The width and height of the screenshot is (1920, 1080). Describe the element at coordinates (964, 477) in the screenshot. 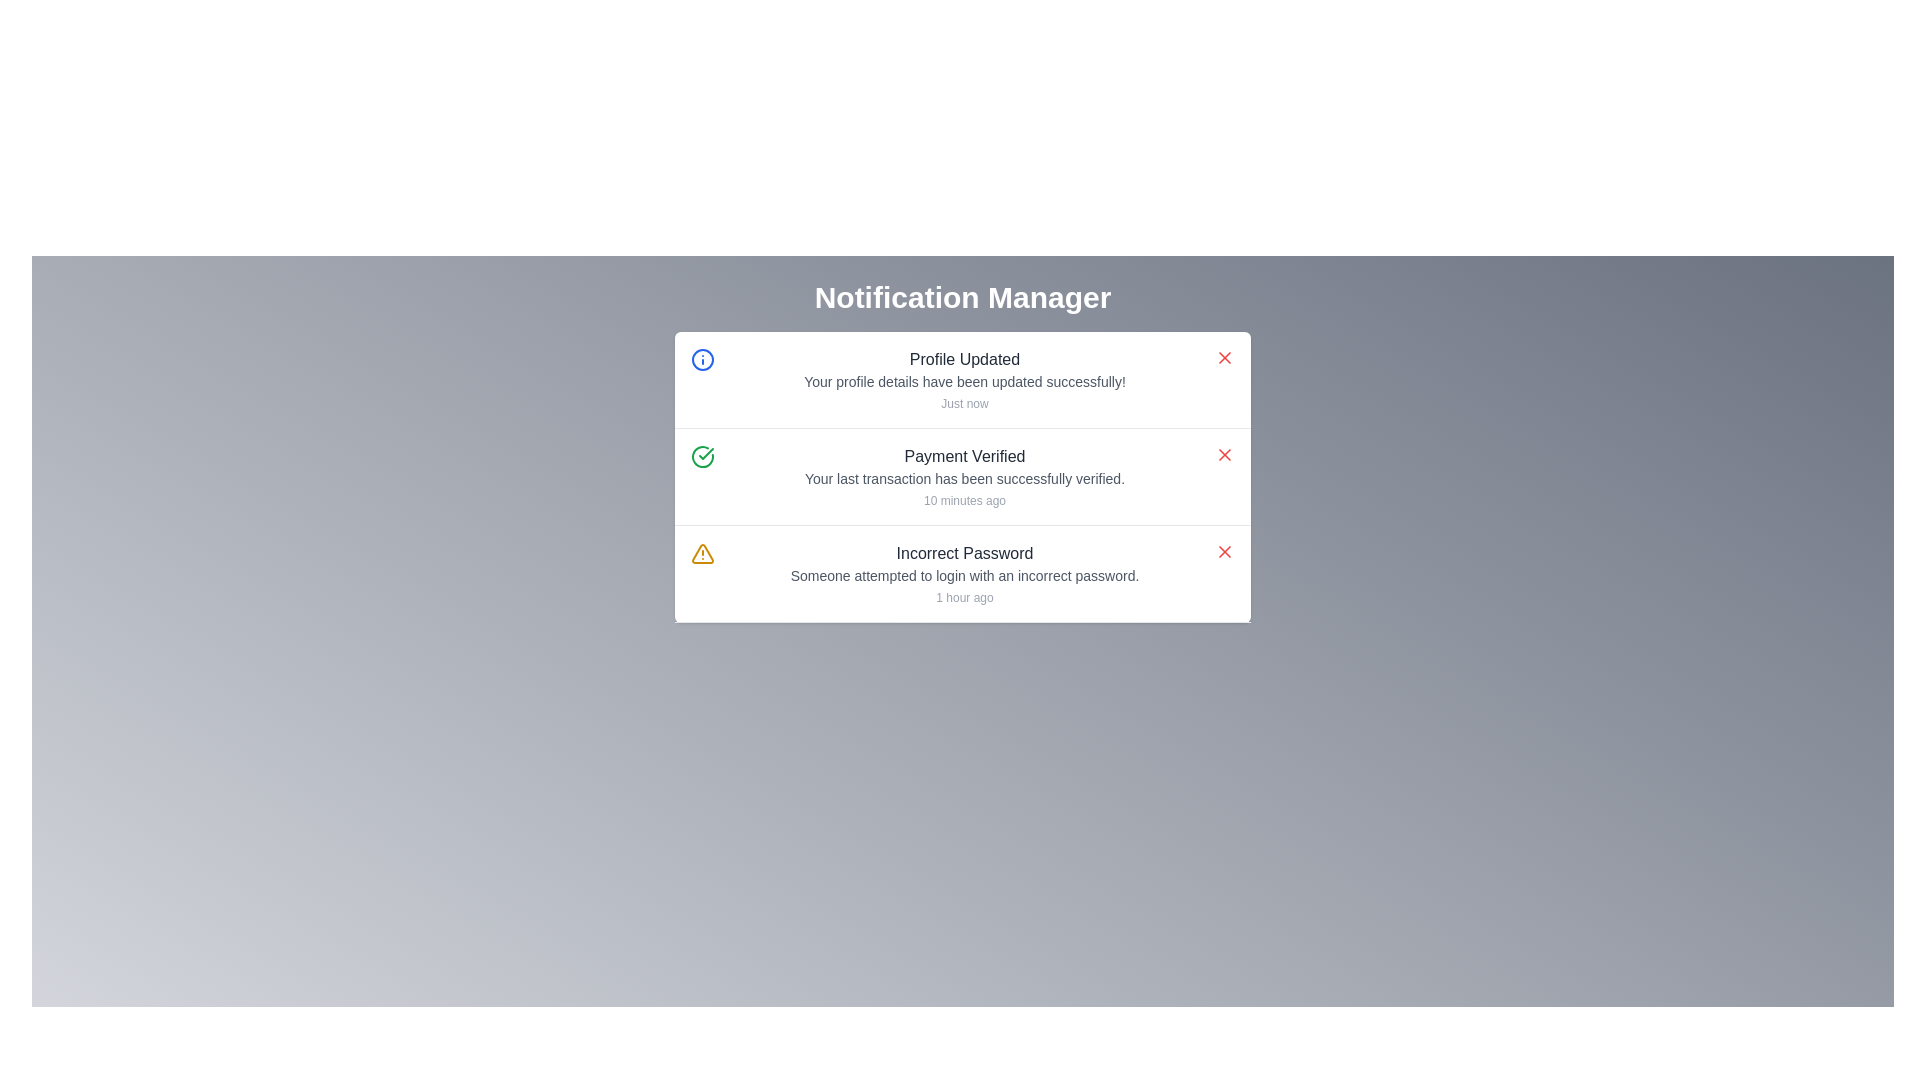

I see `the second notification item in the notification center that confirms a recent payment transaction verification` at that location.